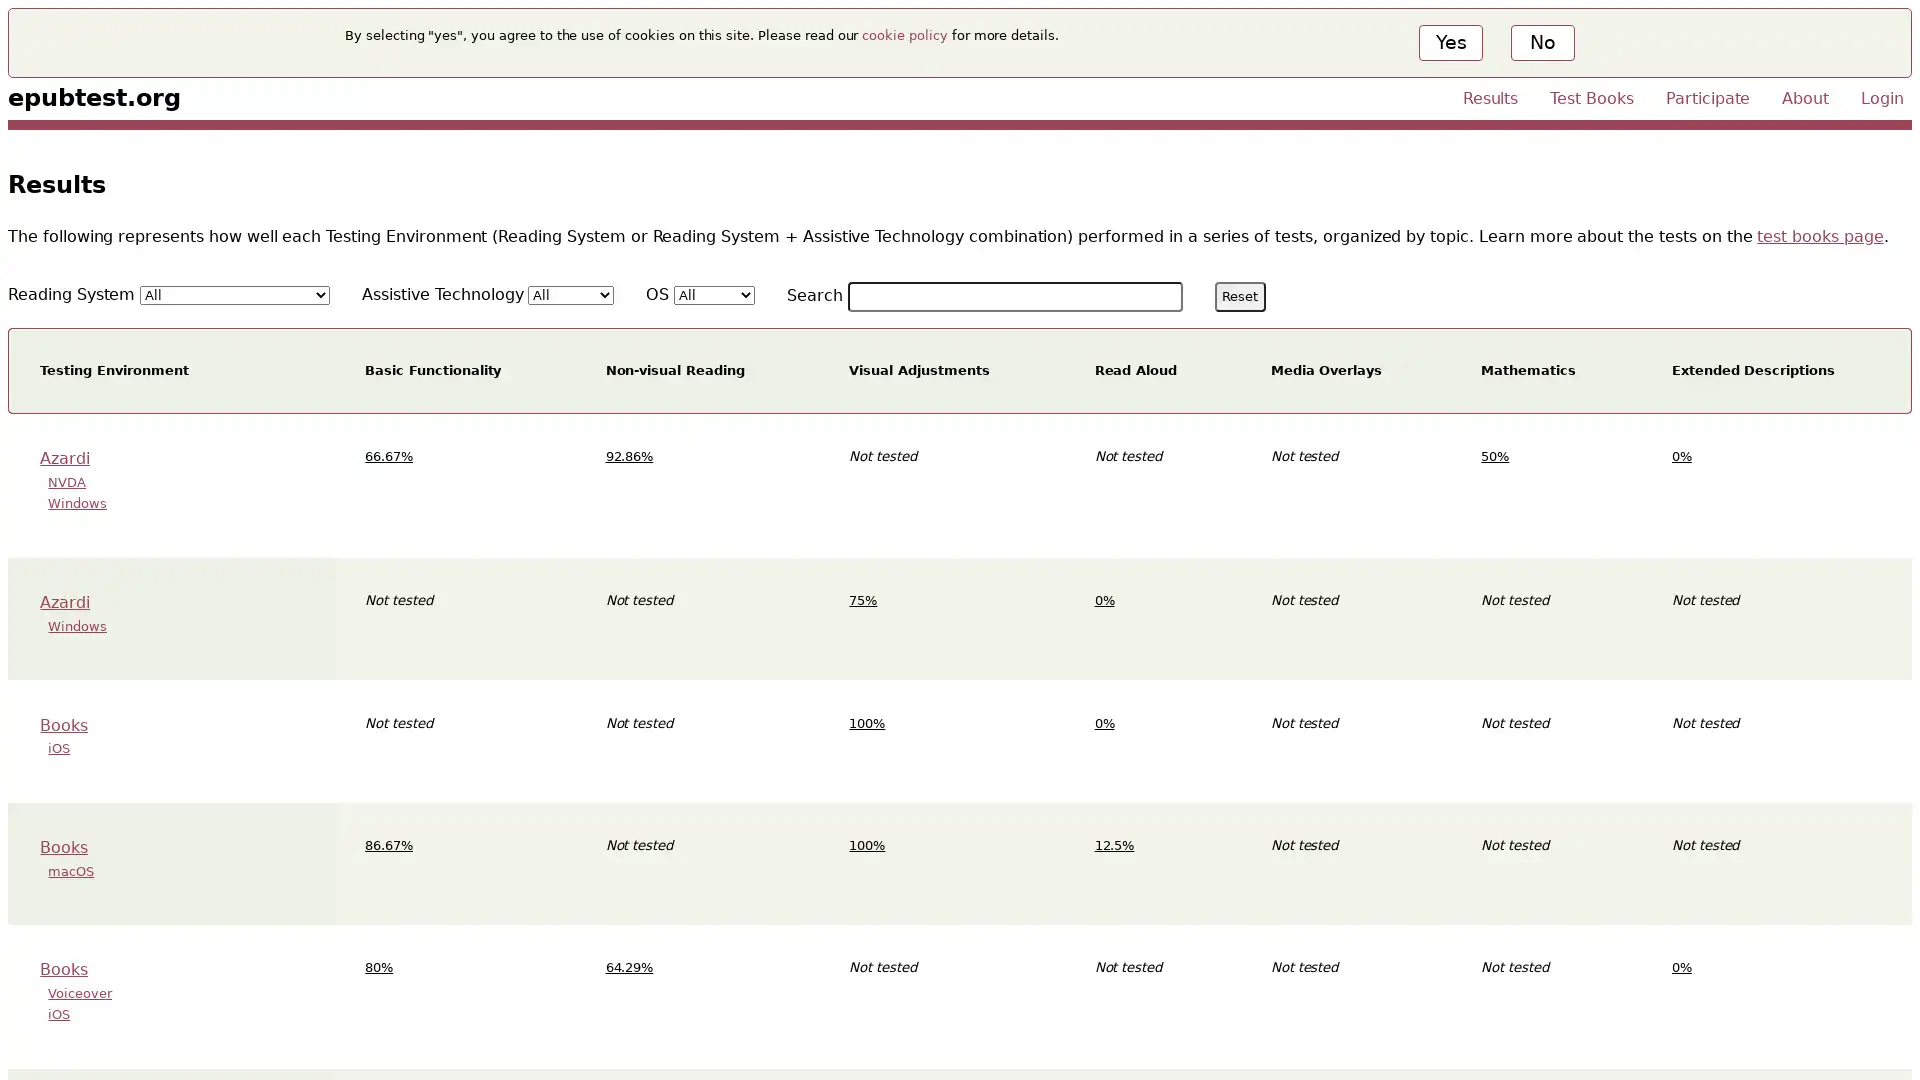  What do you see at coordinates (431, 370) in the screenshot?
I see `Basic Functionality` at bounding box center [431, 370].